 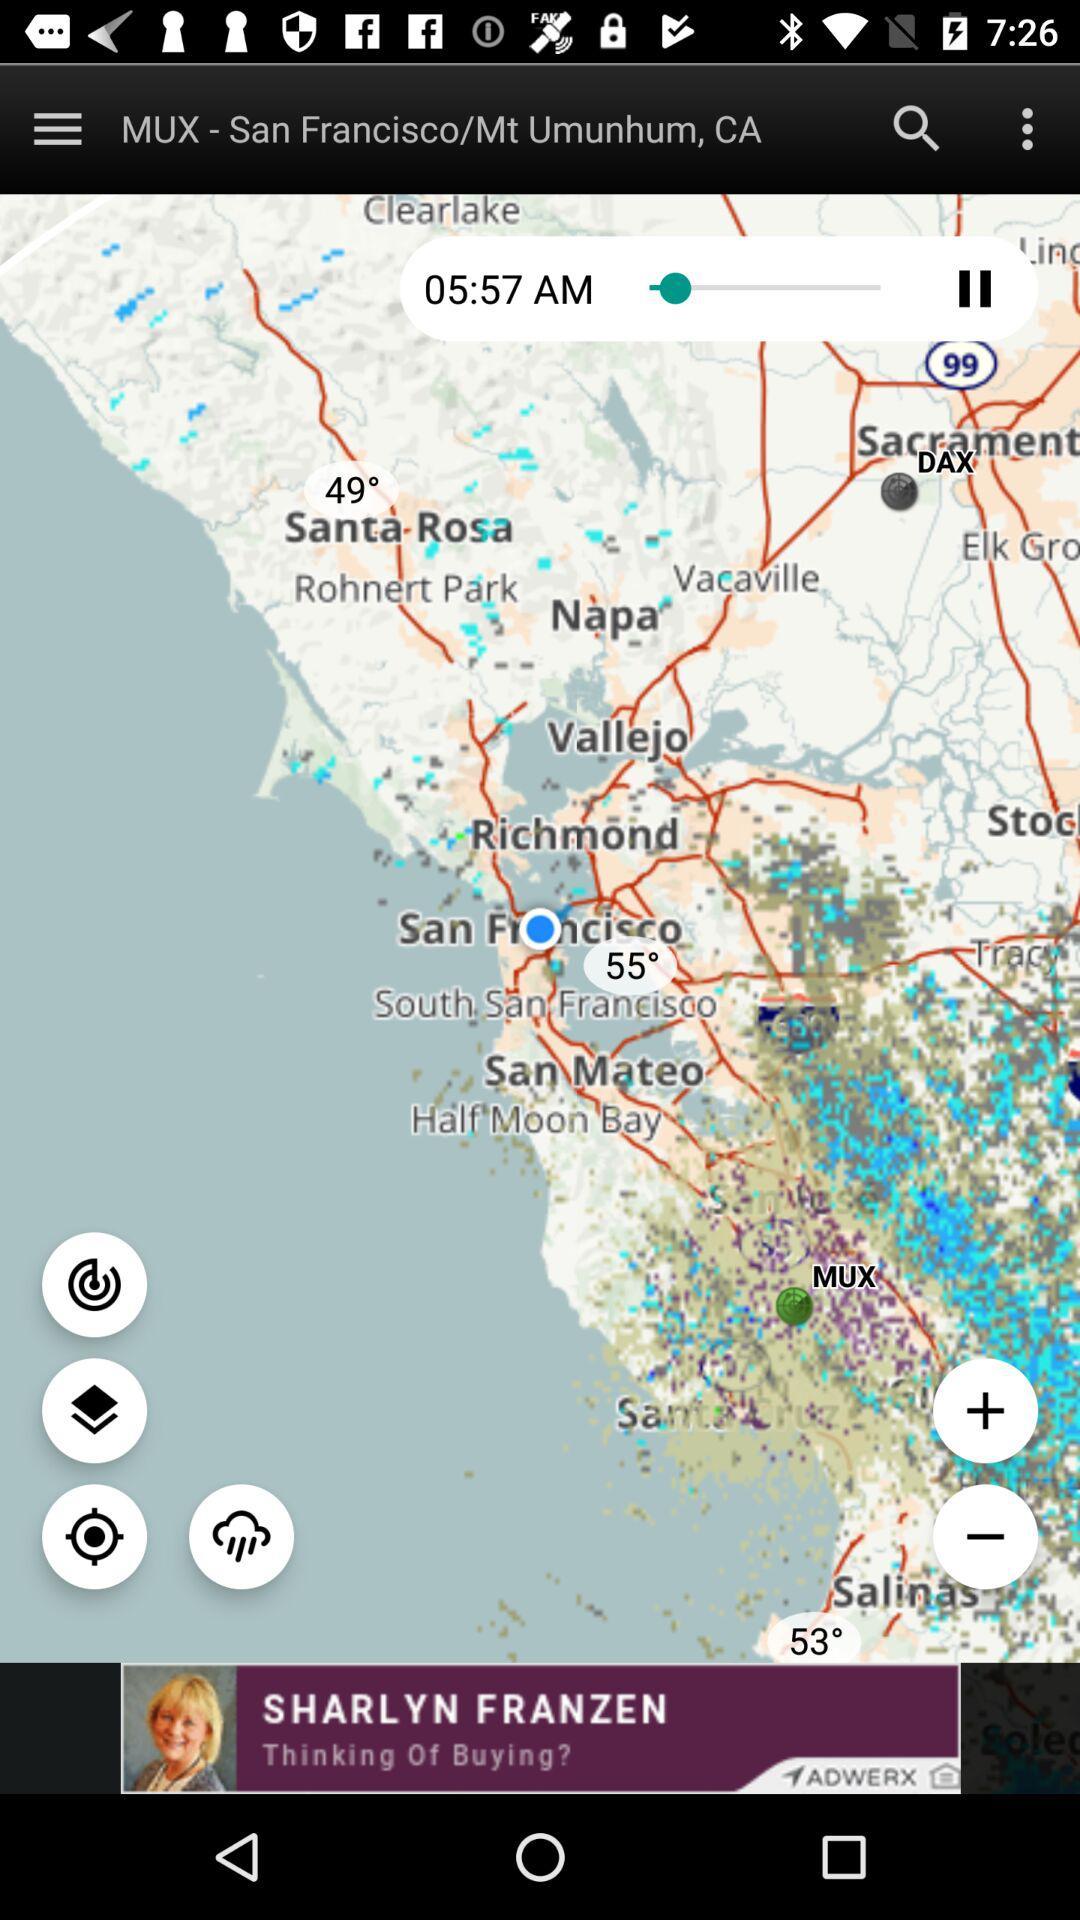 What do you see at coordinates (94, 1409) in the screenshot?
I see `the layers icon` at bounding box center [94, 1409].